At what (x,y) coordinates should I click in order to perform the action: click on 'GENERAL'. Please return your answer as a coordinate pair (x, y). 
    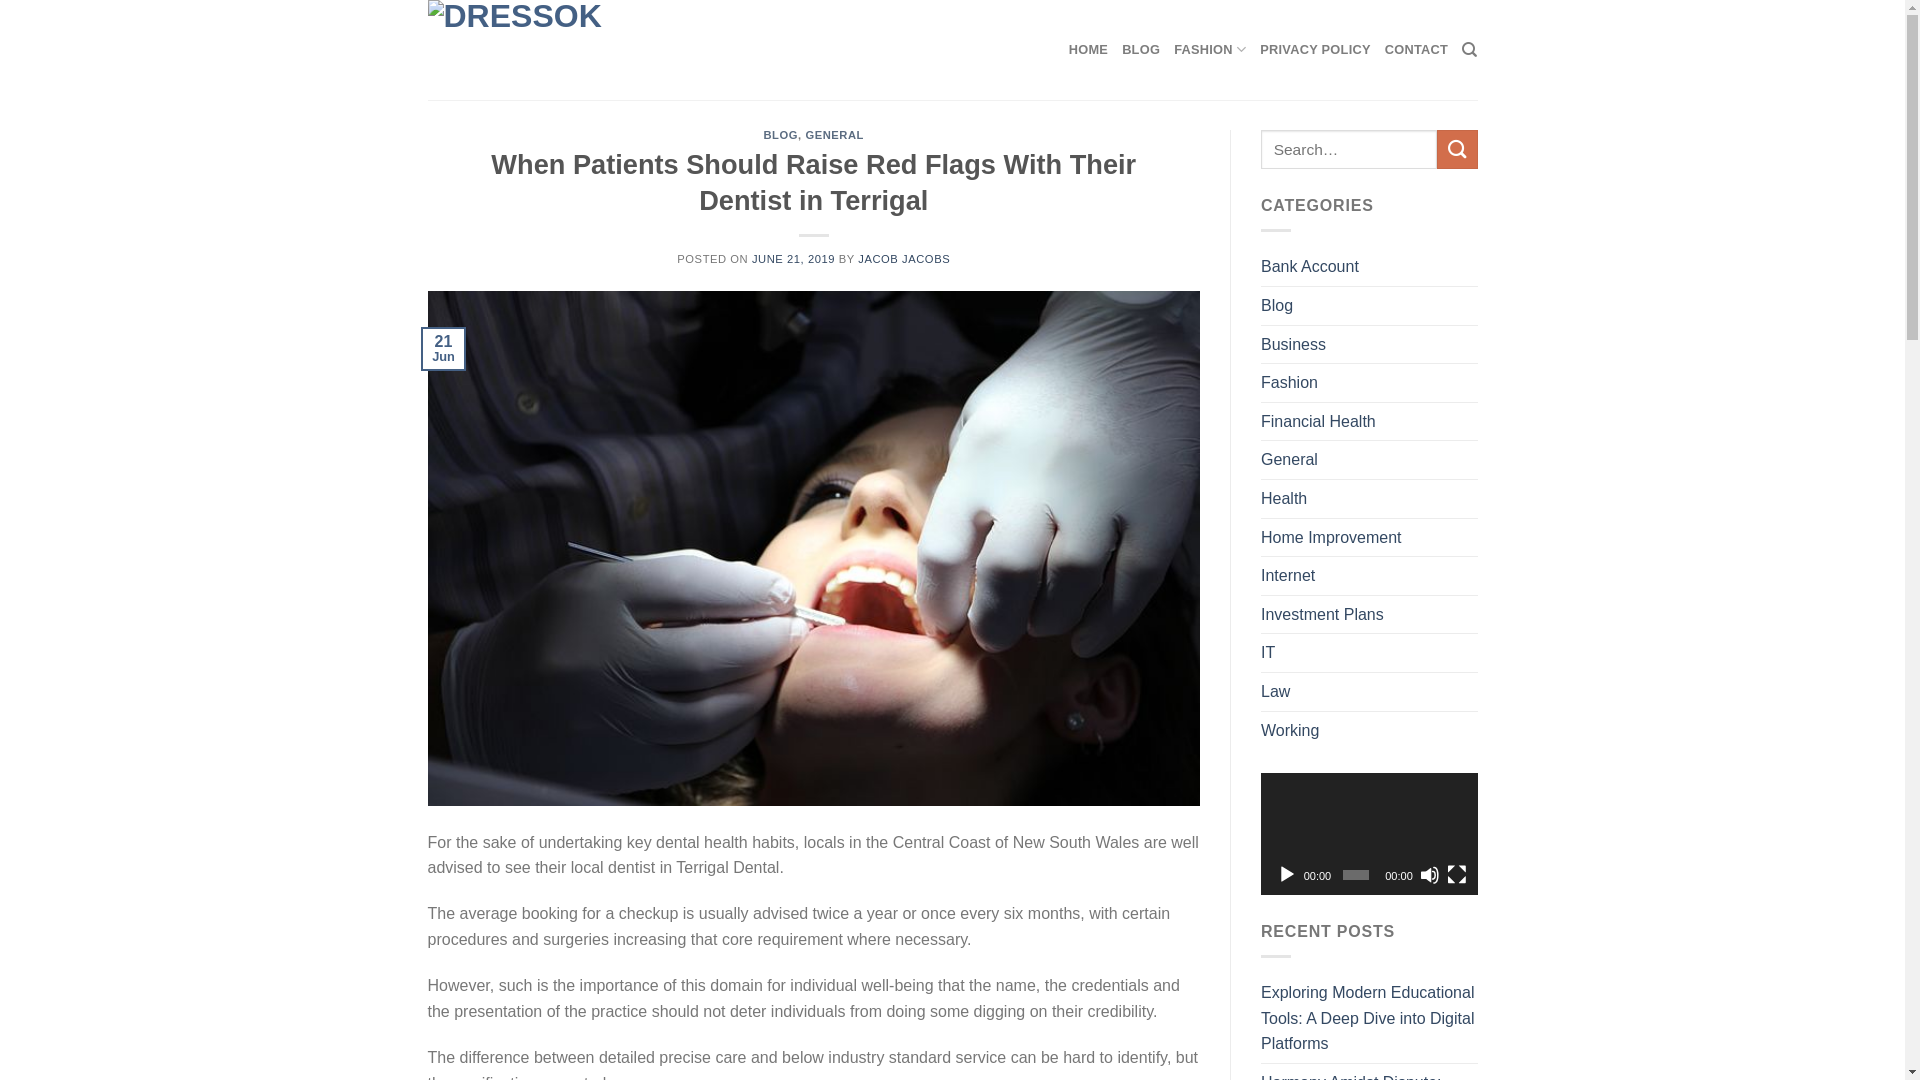
    Looking at the image, I should click on (834, 135).